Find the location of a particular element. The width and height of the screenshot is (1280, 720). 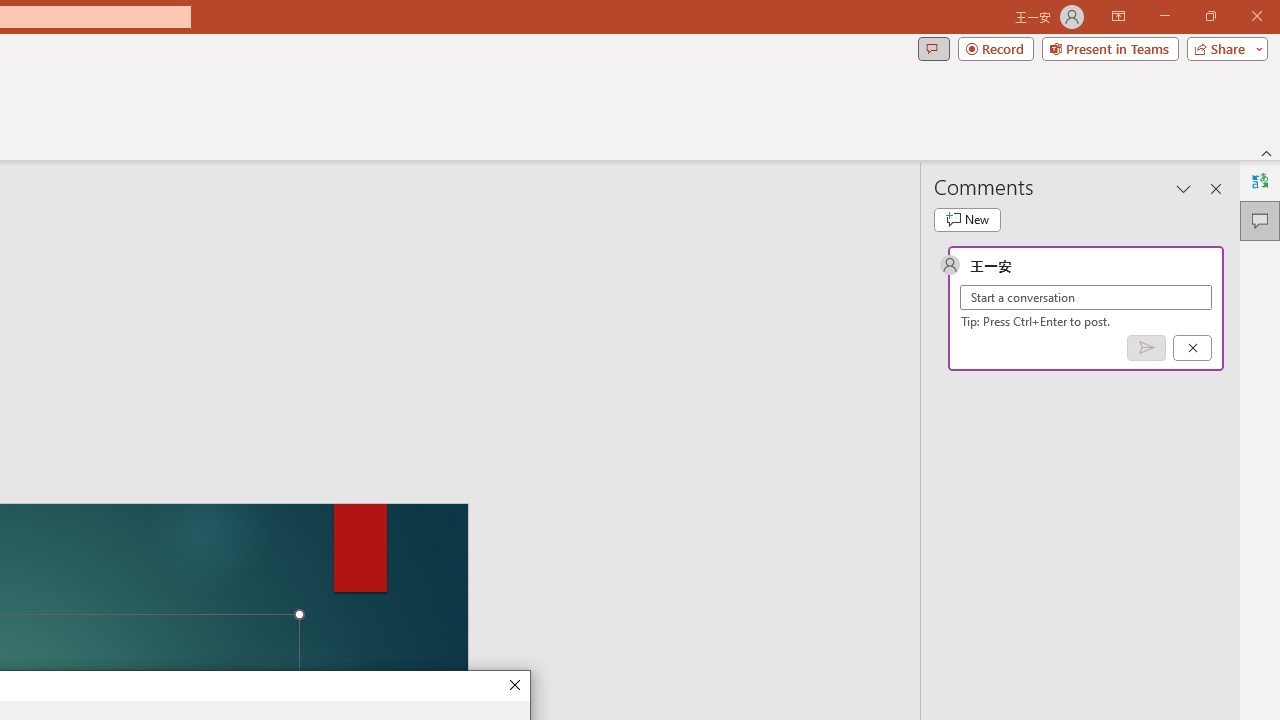

'Cancel' is located at coordinates (1192, 346).